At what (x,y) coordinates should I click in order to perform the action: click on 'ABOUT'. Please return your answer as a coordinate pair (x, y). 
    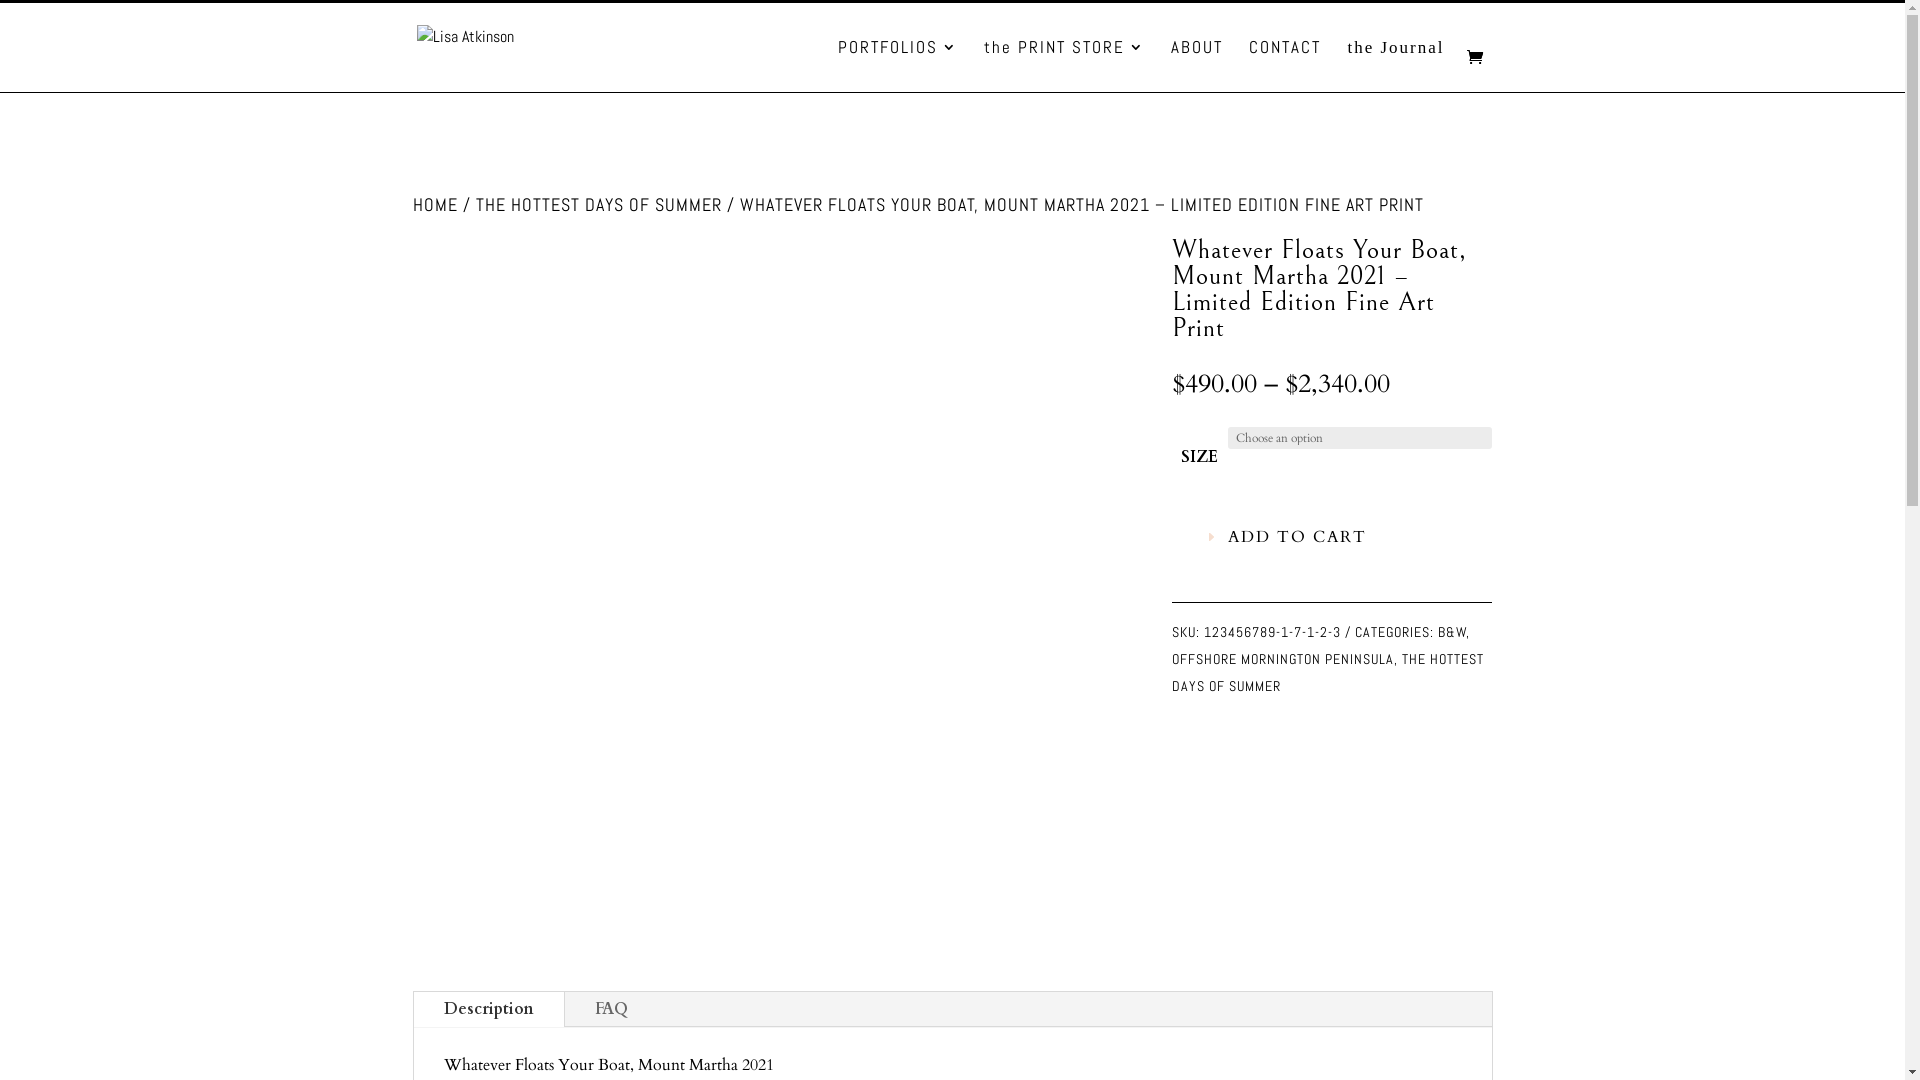
    Looking at the image, I should click on (1196, 64).